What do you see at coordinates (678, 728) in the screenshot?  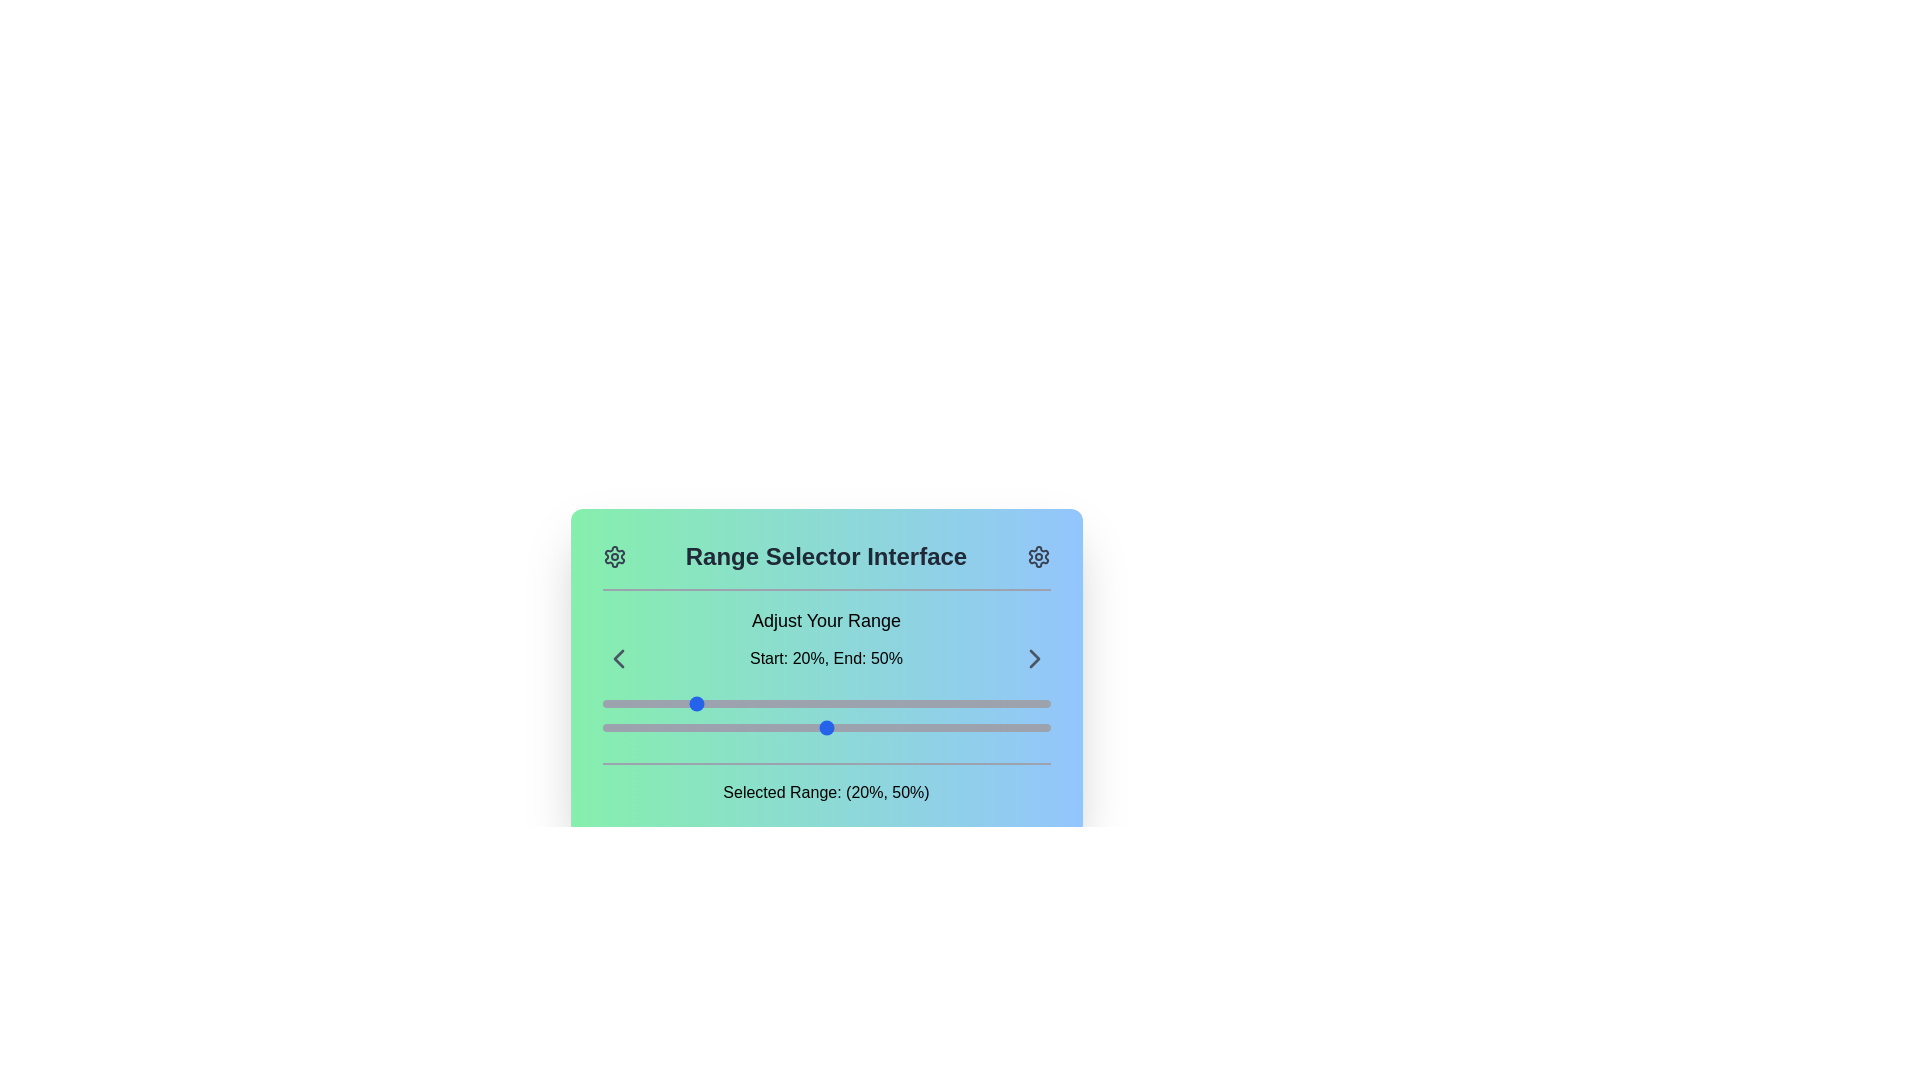 I see `the slider value` at bounding box center [678, 728].